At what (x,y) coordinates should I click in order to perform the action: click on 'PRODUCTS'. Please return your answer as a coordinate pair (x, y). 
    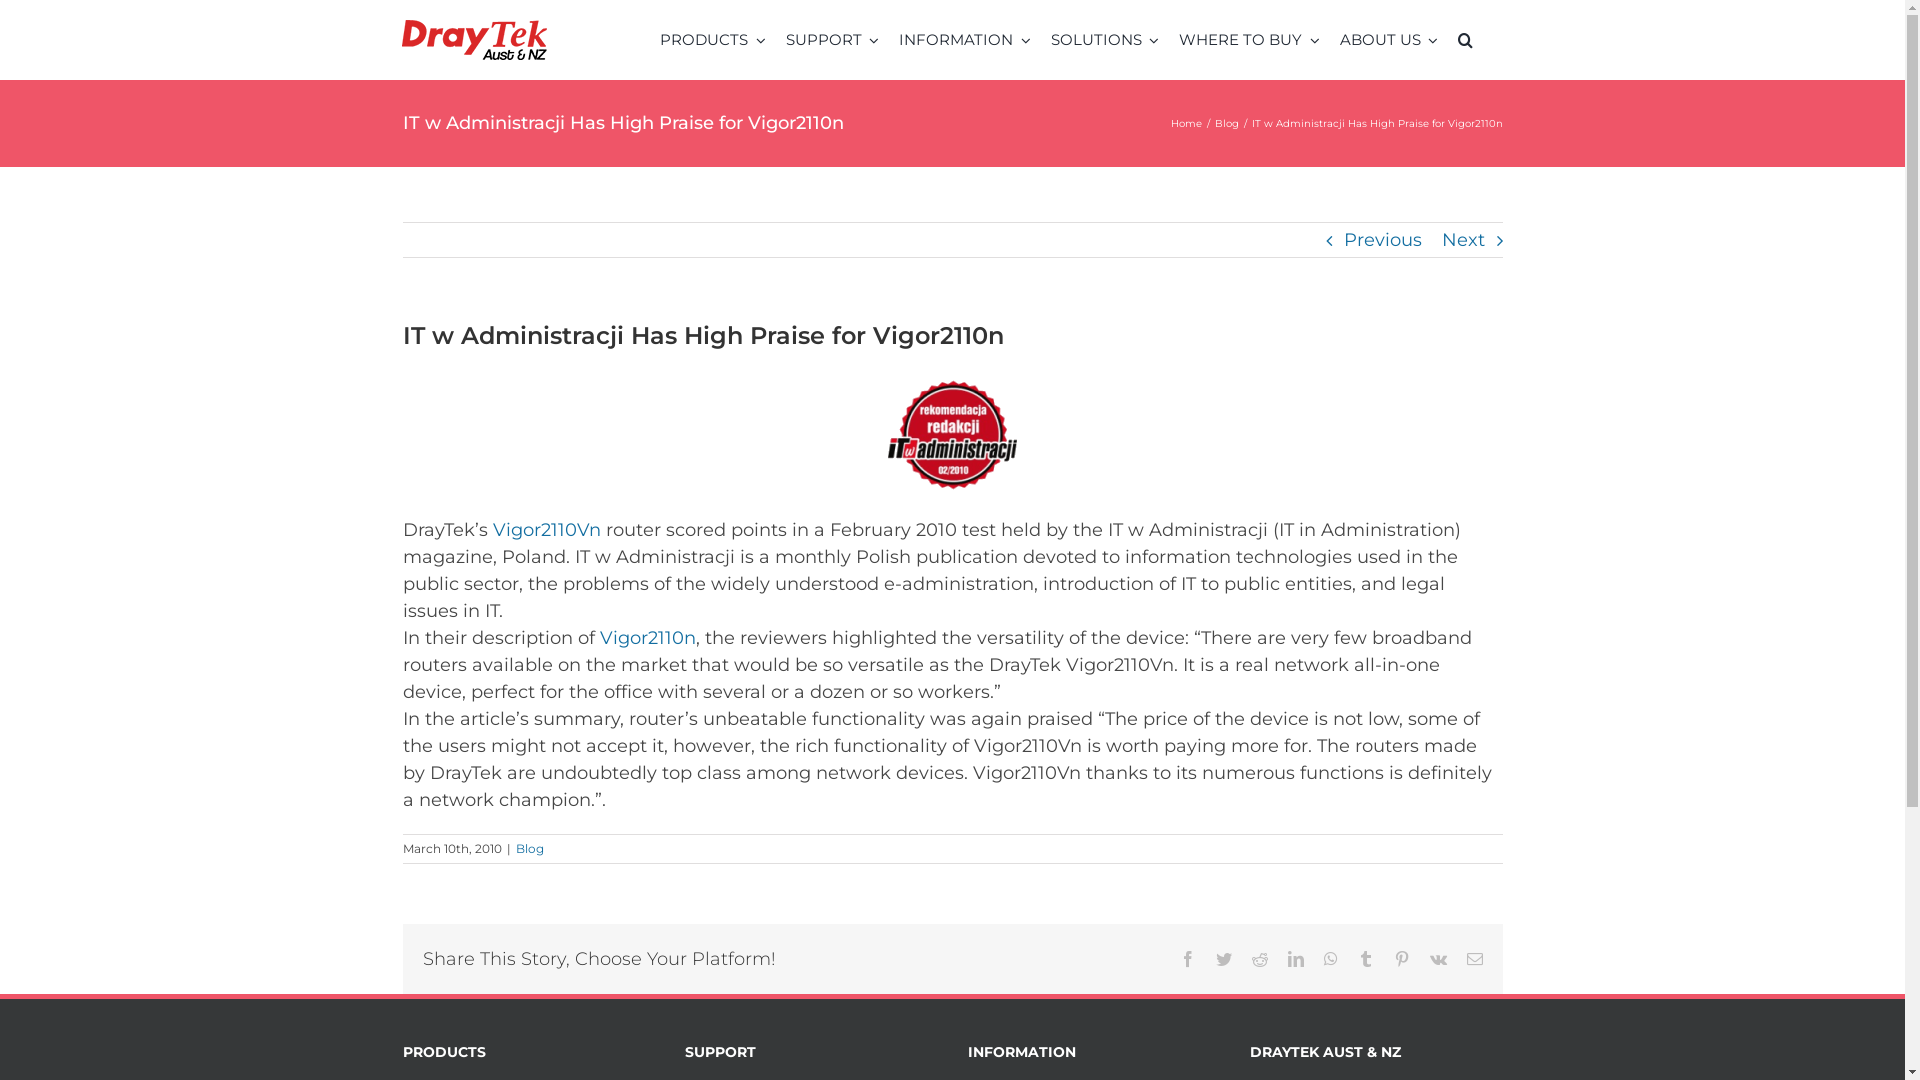
    Looking at the image, I should click on (713, 39).